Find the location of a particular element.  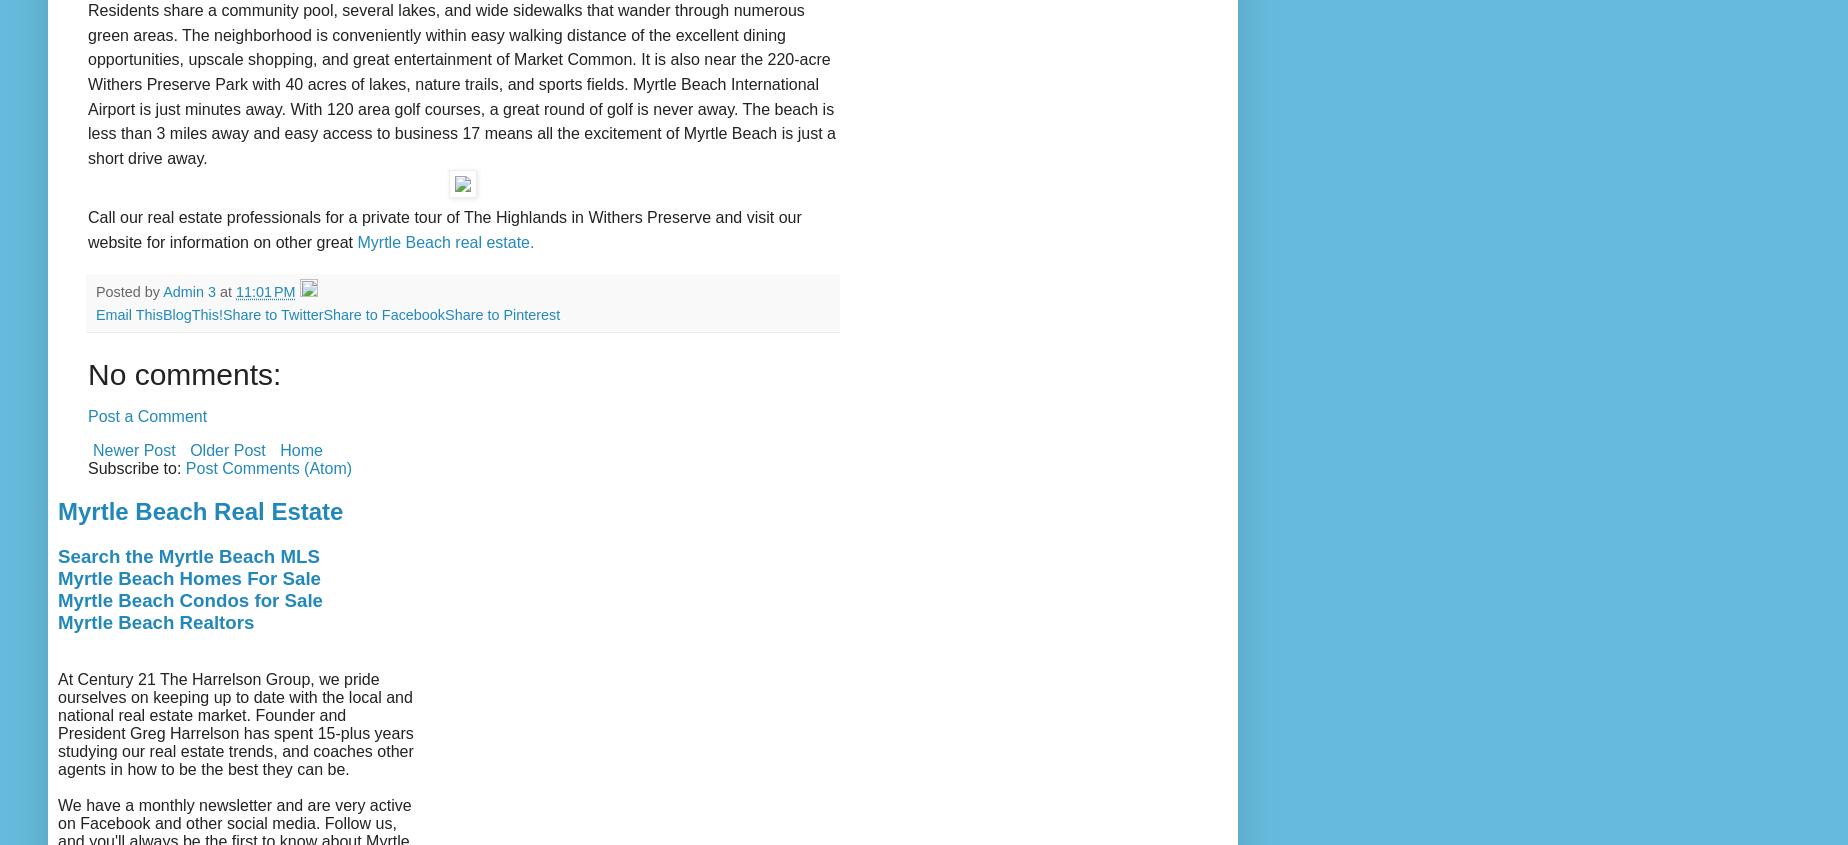

'Myrtle Beach Condos for Sale' is located at coordinates (190, 600).